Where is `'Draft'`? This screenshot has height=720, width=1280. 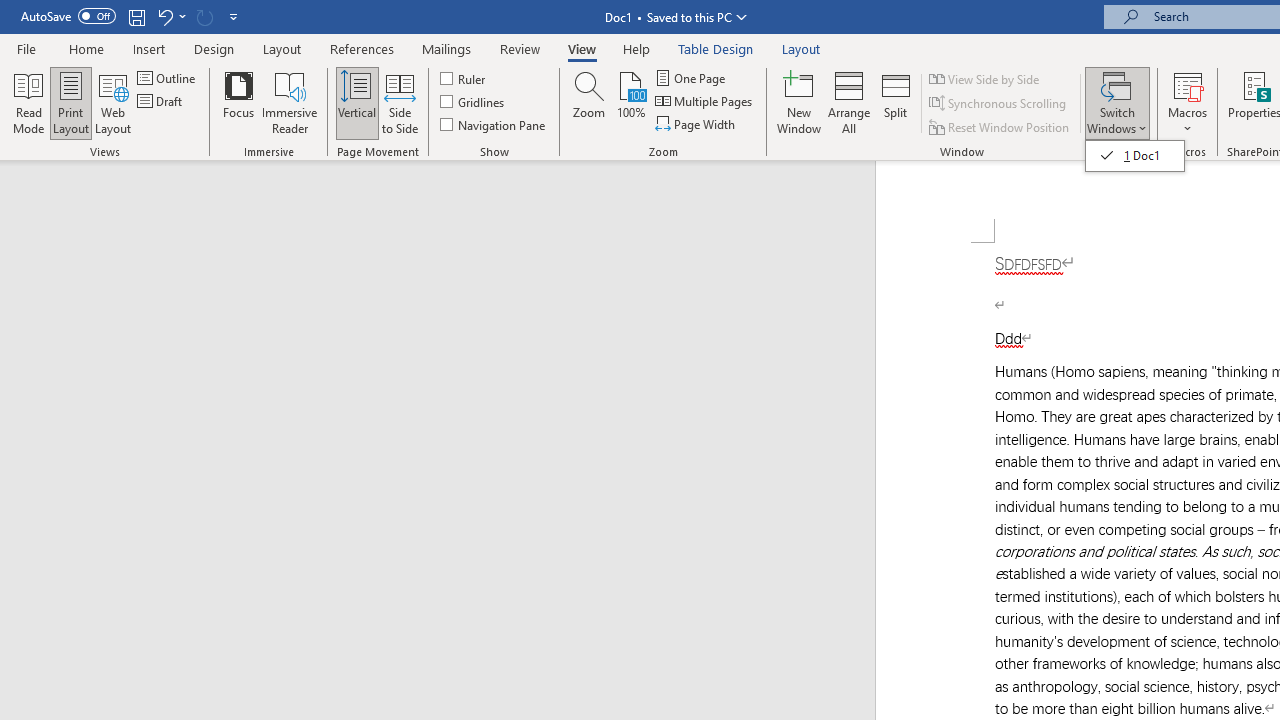 'Draft' is located at coordinates (161, 101).